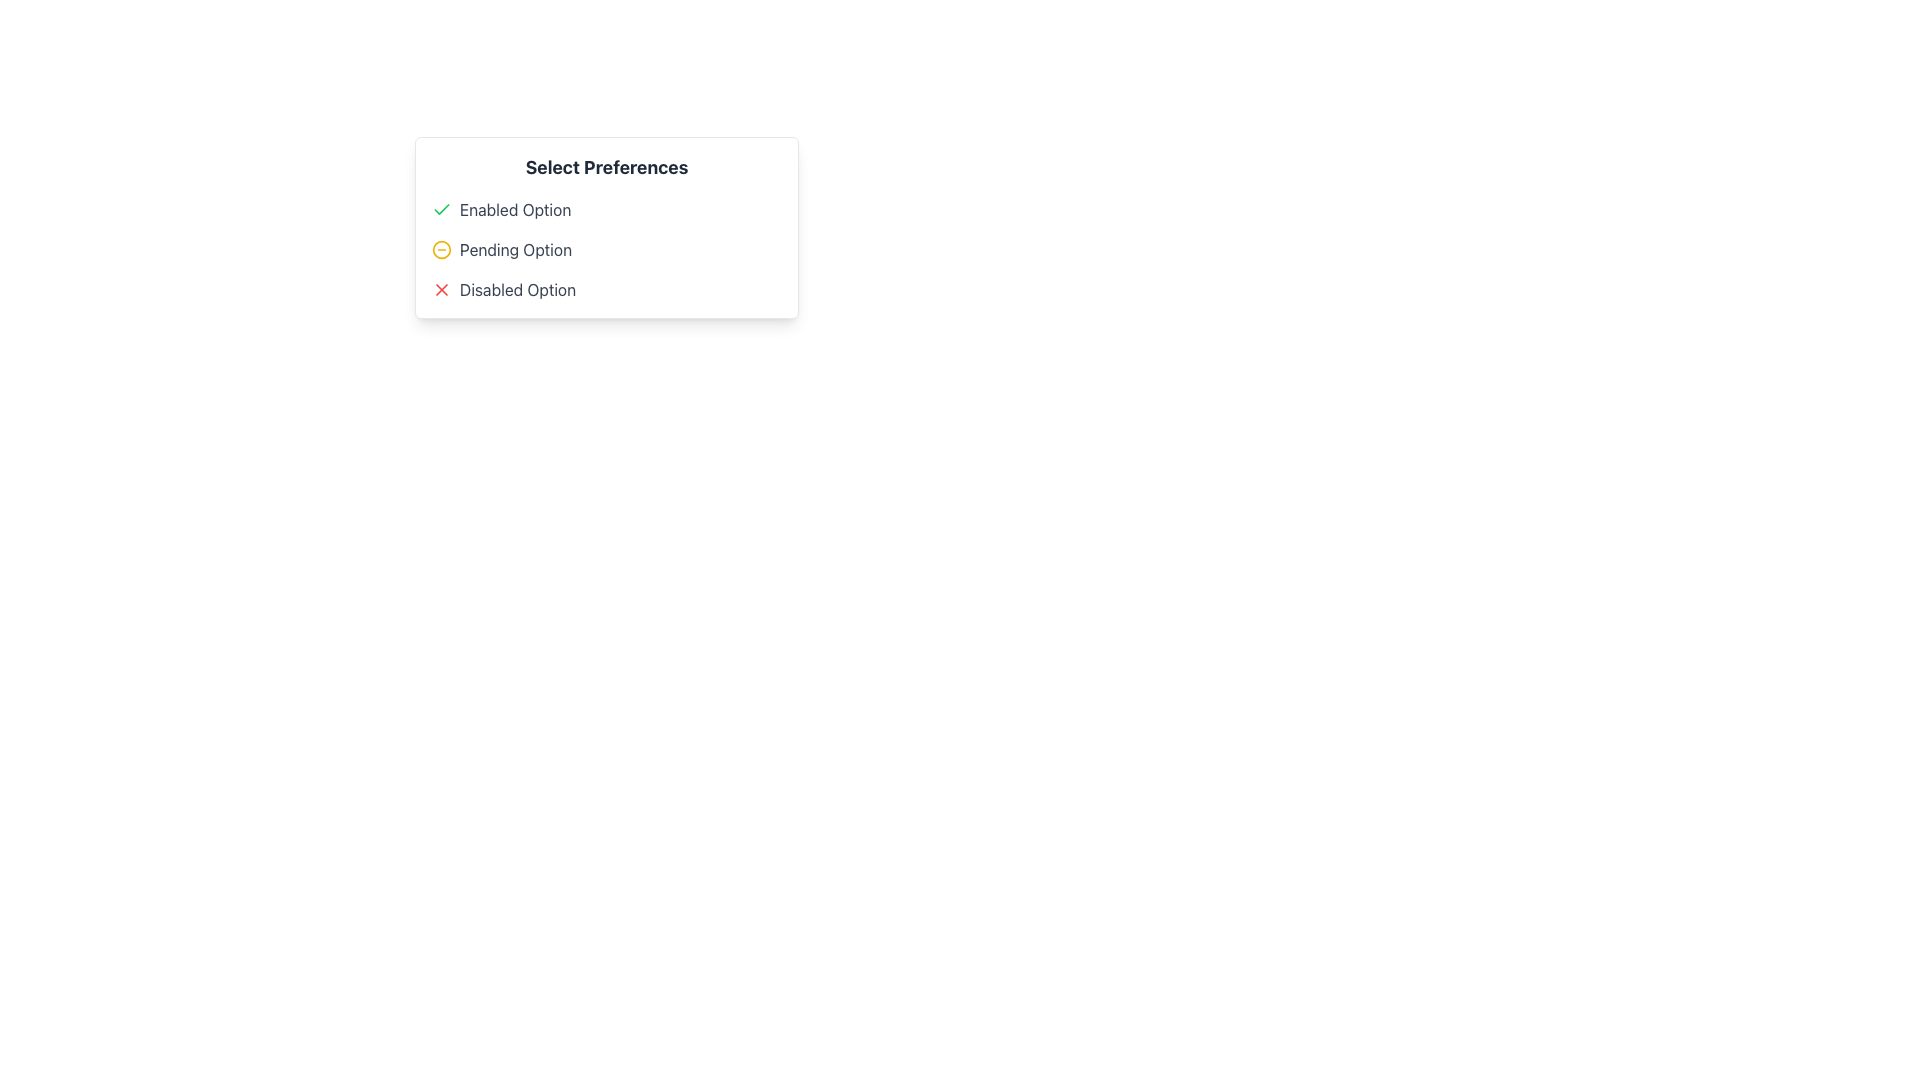 Image resolution: width=1920 pixels, height=1080 pixels. What do you see at coordinates (516, 249) in the screenshot?
I see `the text label displaying 'Pending Option', which is styled in gray and positioned between 'Enabled Option' and 'Disabled Option' in the list under 'Select Preferences'` at bounding box center [516, 249].